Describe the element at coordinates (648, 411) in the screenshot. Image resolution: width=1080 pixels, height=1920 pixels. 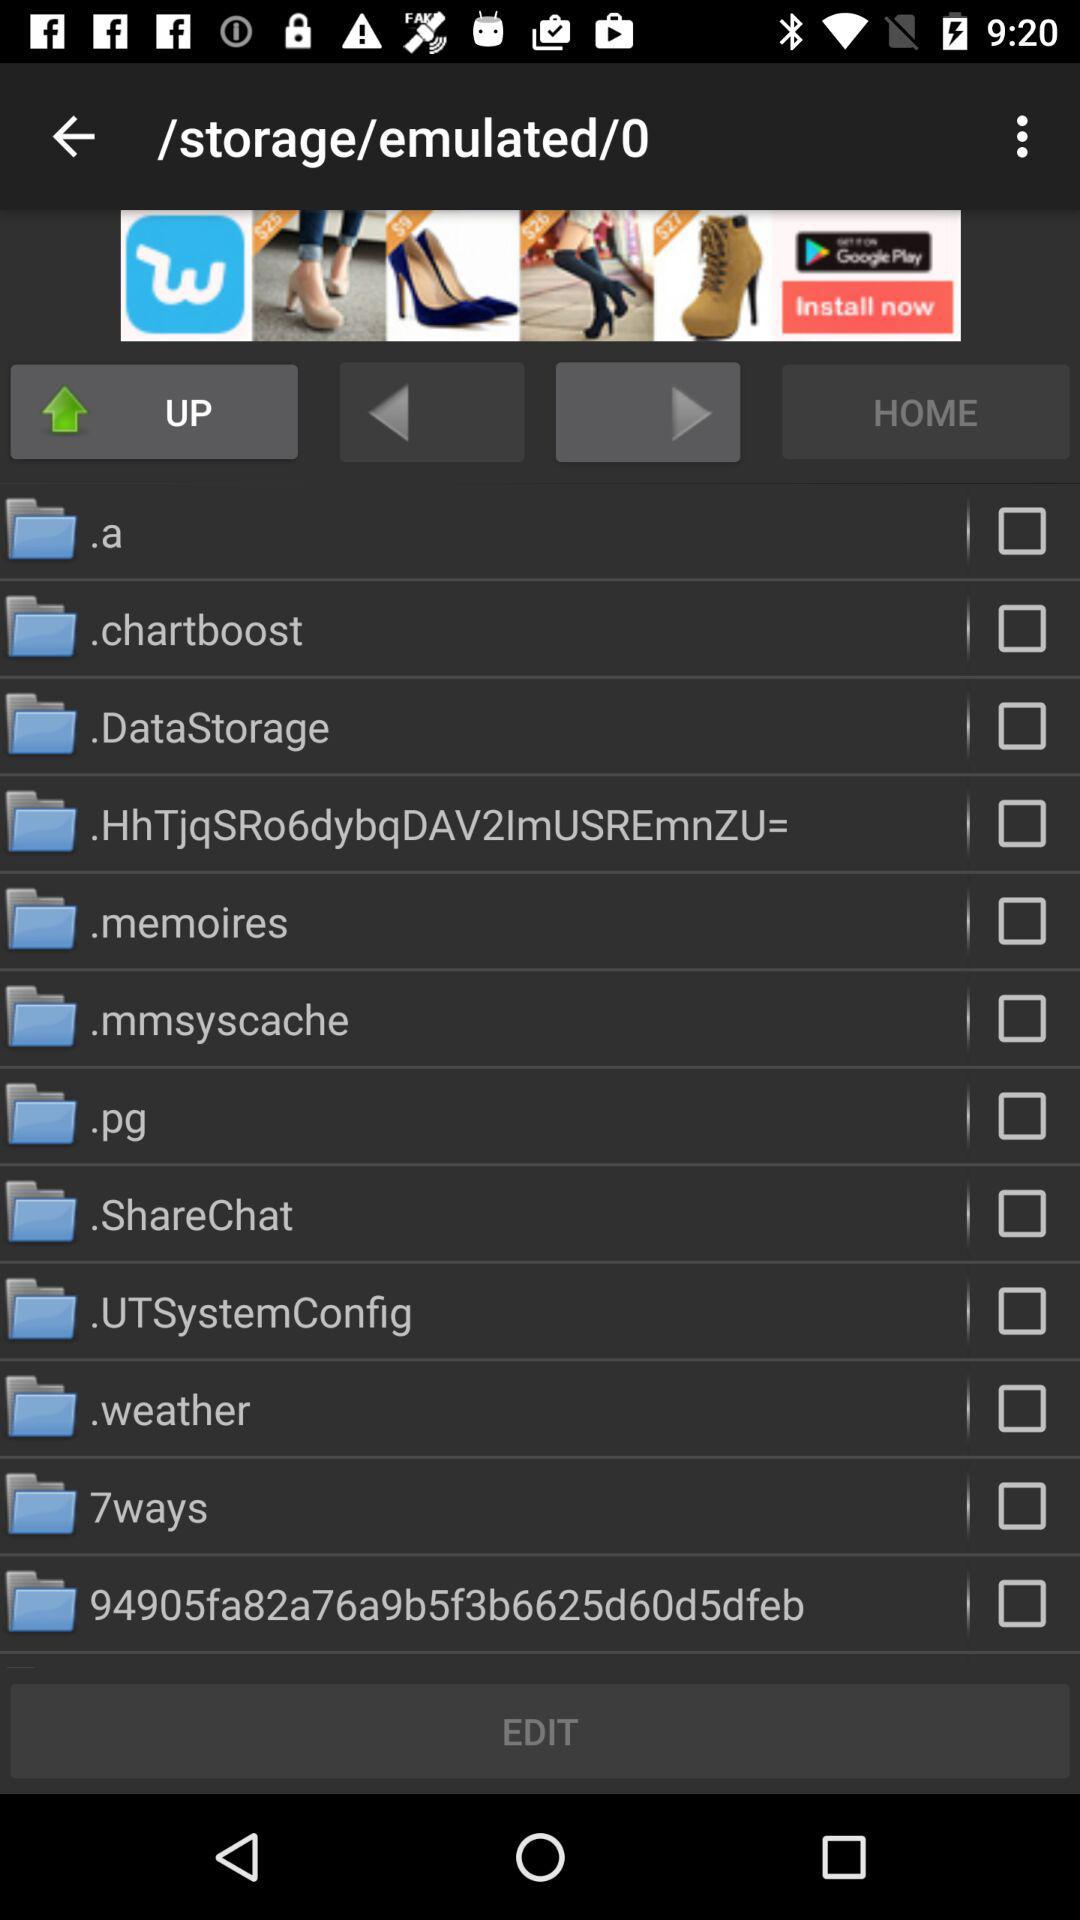
I see `next page` at that location.